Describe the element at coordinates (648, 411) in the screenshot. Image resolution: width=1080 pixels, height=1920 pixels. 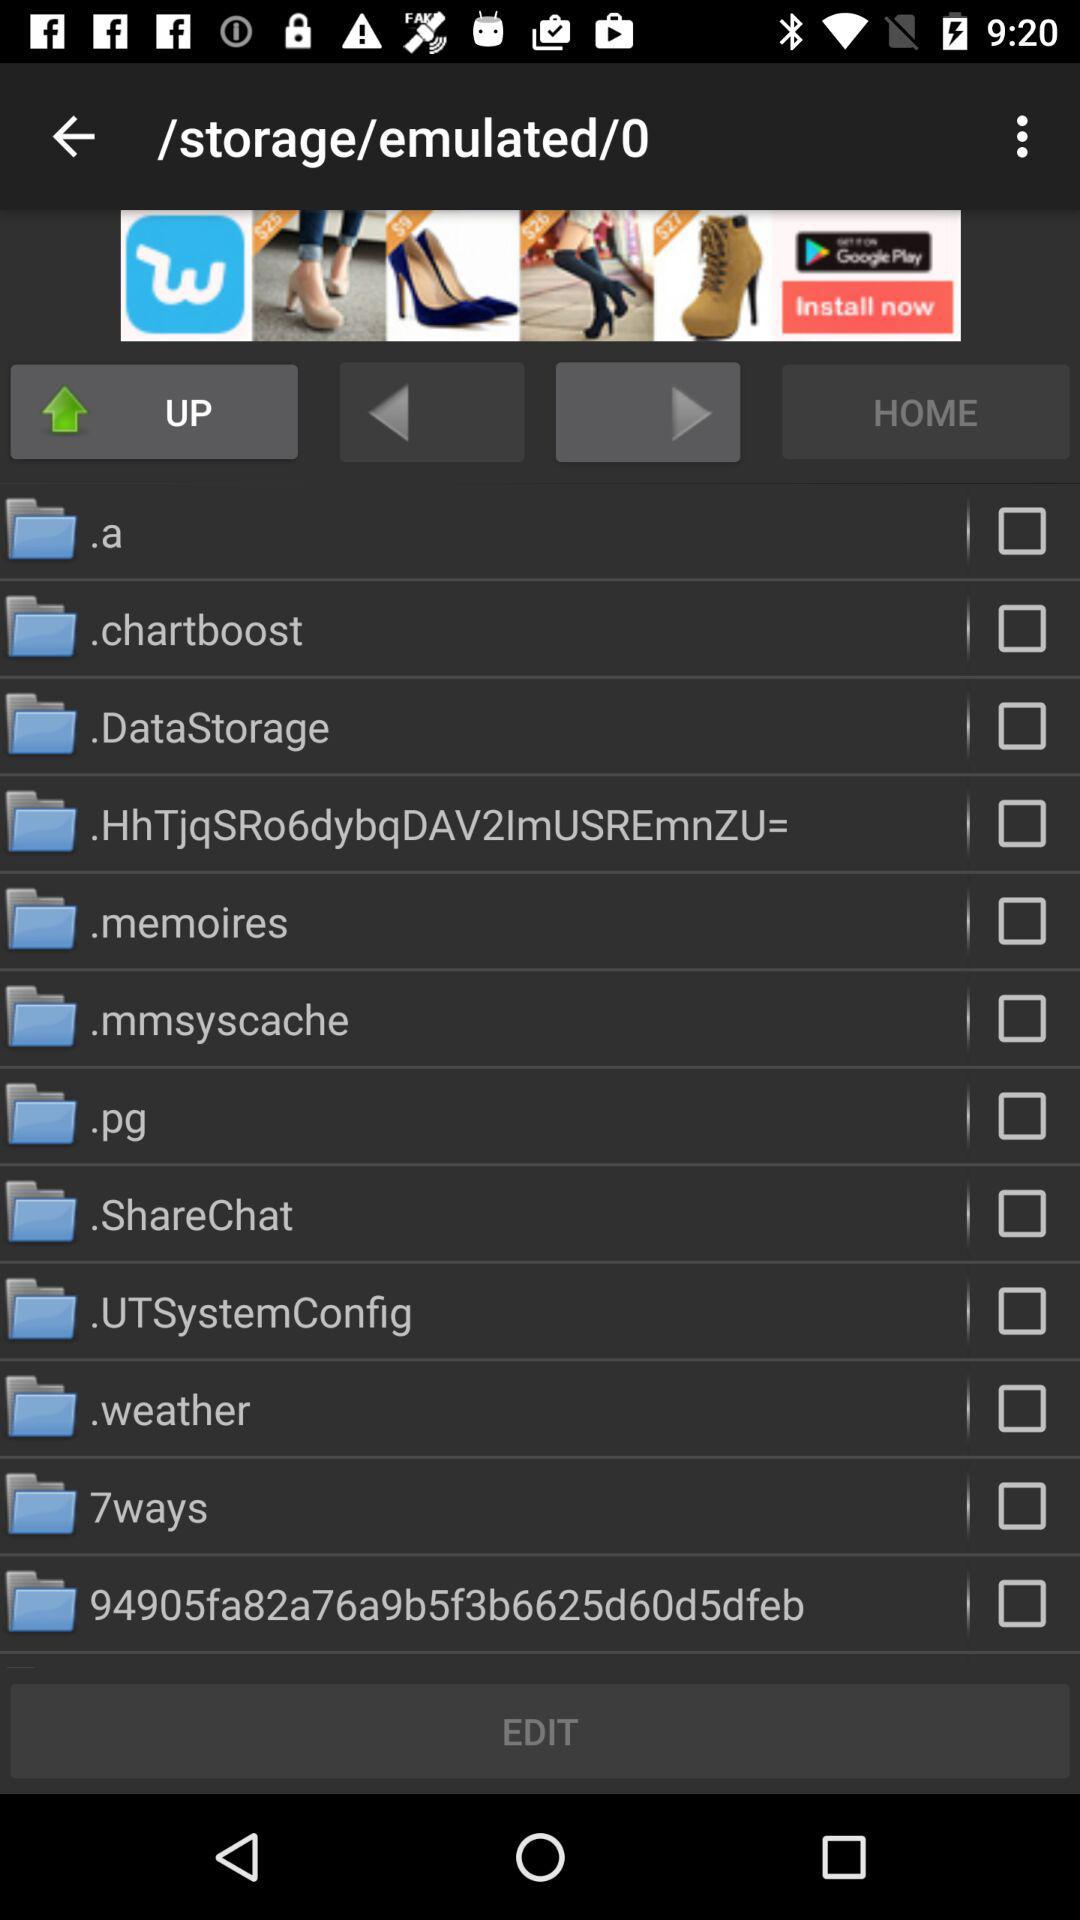
I see `next page` at that location.